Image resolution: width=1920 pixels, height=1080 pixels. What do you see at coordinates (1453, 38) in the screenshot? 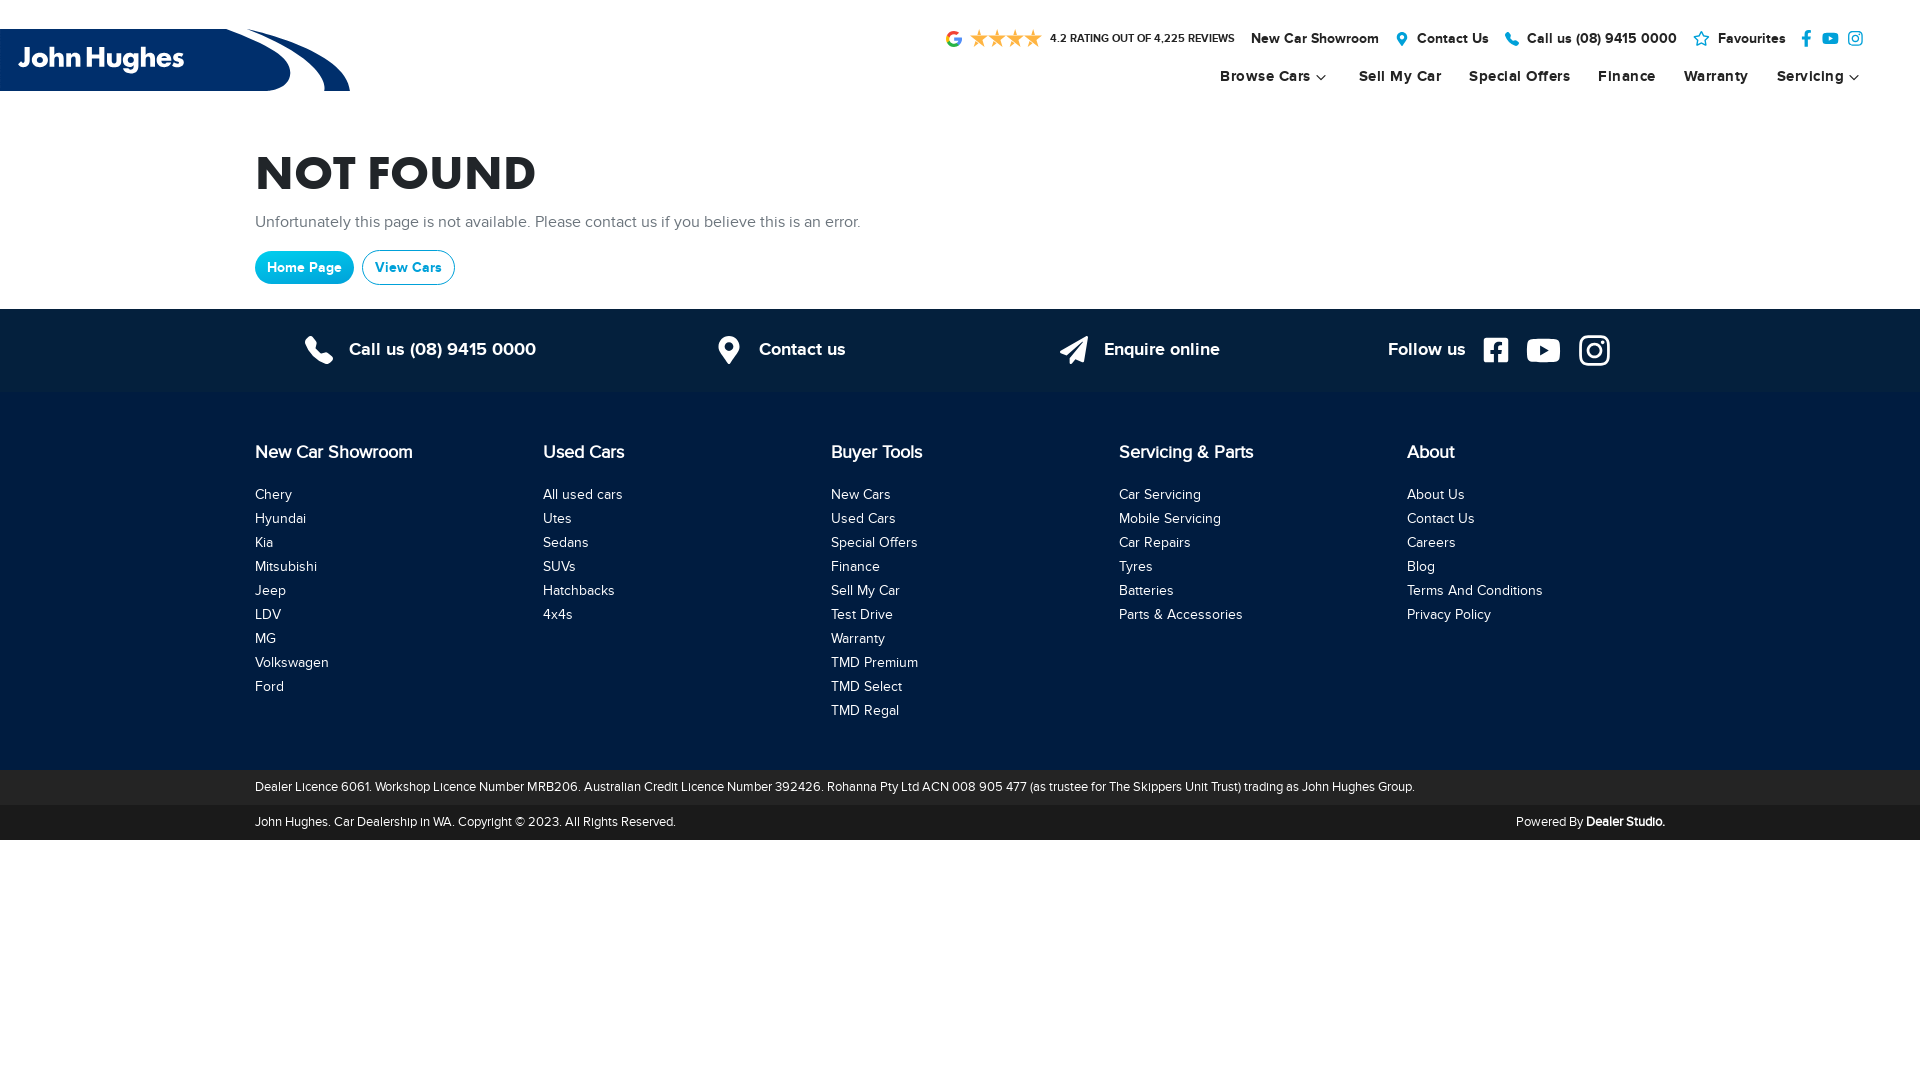
I see `'Contact Us'` at bounding box center [1453, 38].